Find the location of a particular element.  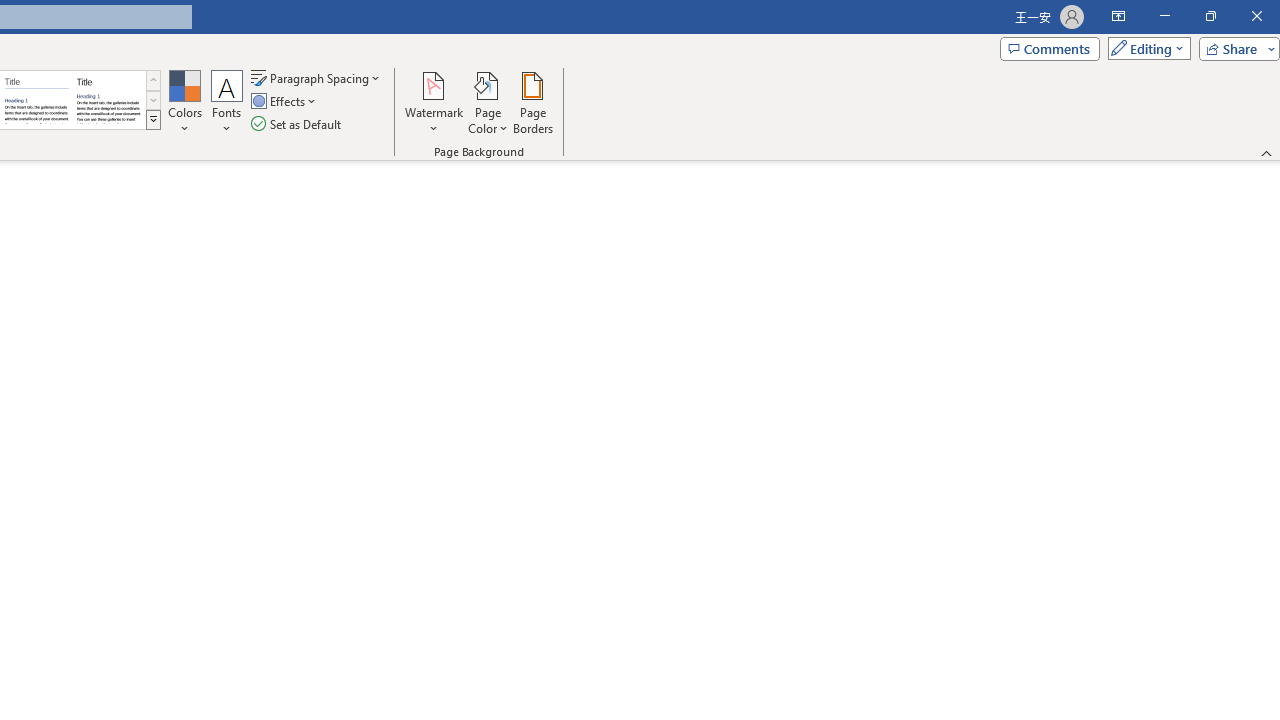

'Style Set' is located at coordinates (152, 120).